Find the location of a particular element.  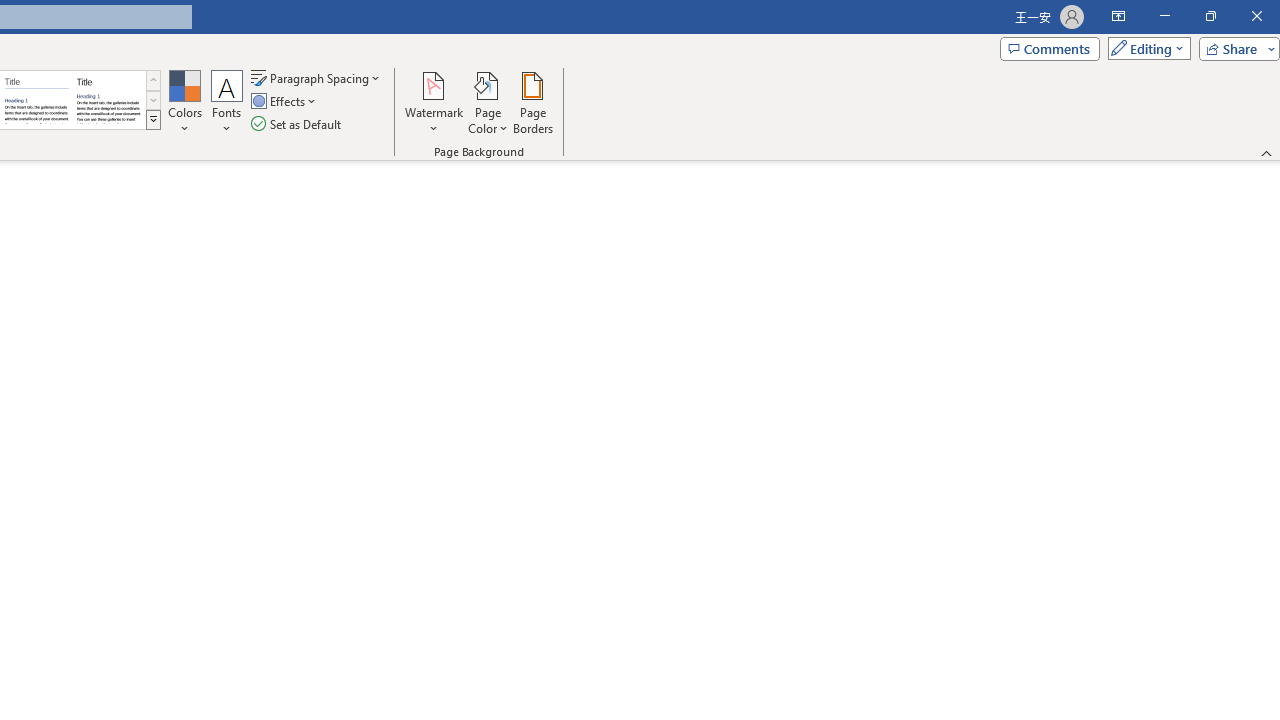

'Style Set' is located at coordinates (152, 120).